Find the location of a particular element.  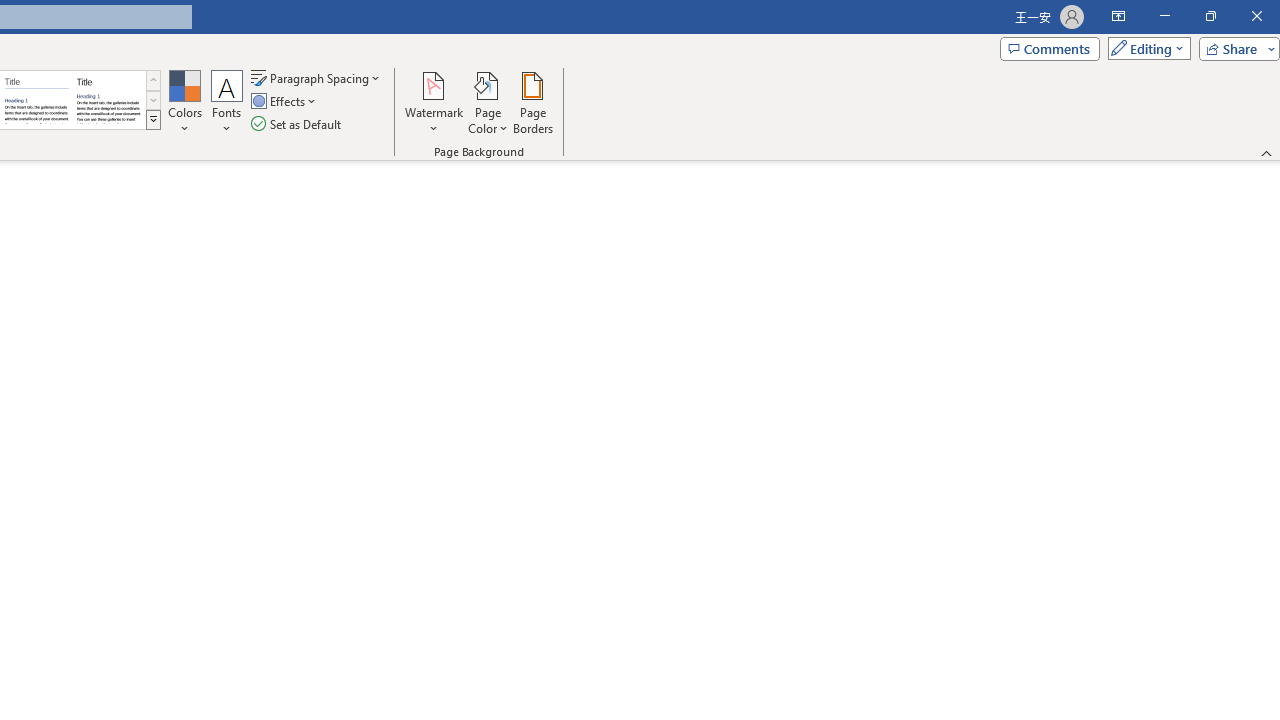

'Style Set' is located at coordinates (152, 120).